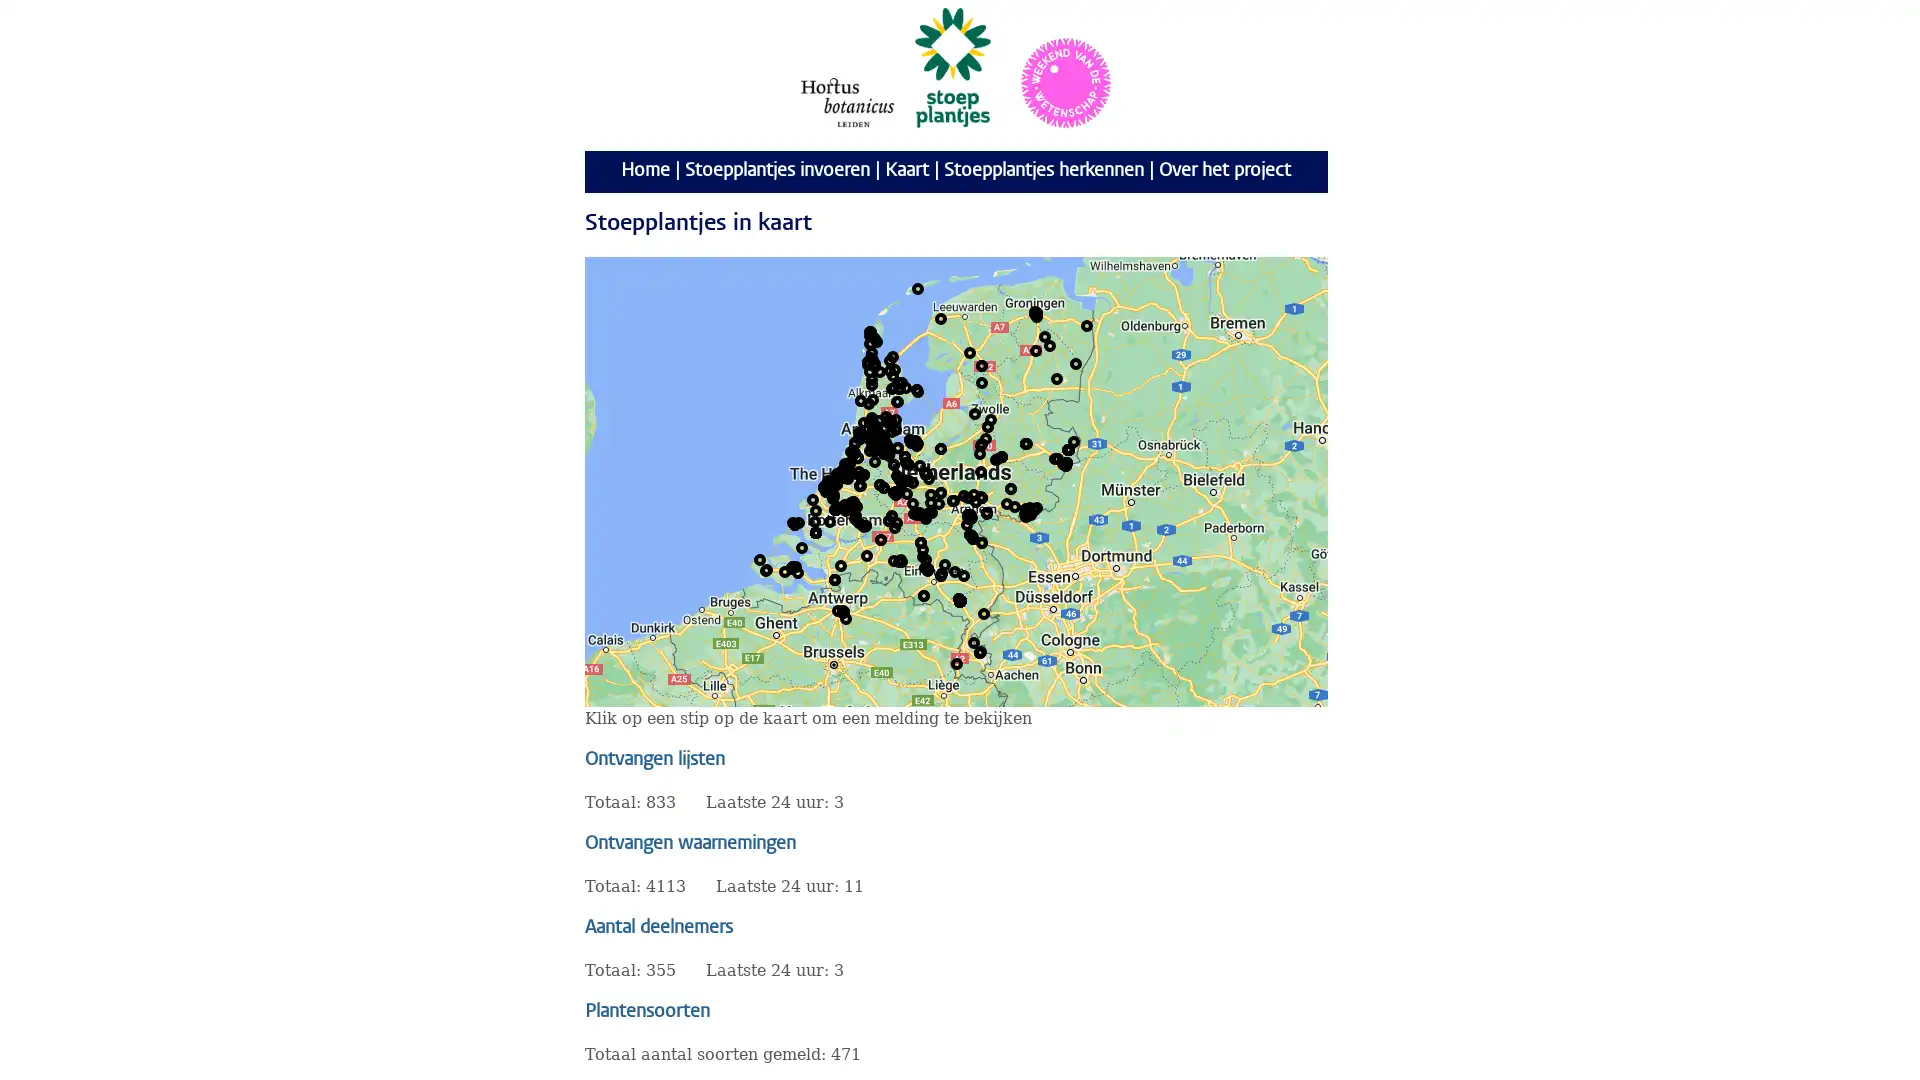  I want to click on Telling van op 27 oktober 2021, so click(879, 441).